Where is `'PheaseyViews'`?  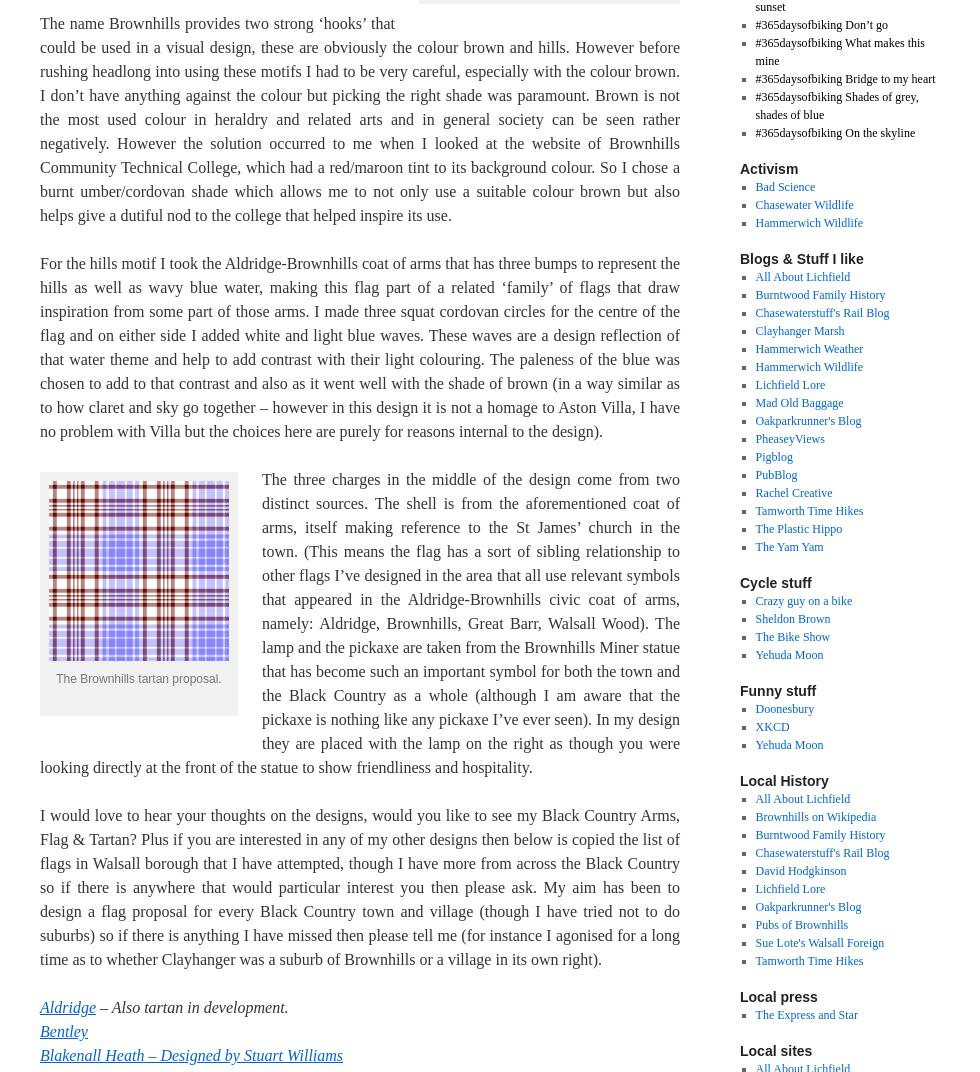 'PheaseyViews' is located at coordinates (789, 437).